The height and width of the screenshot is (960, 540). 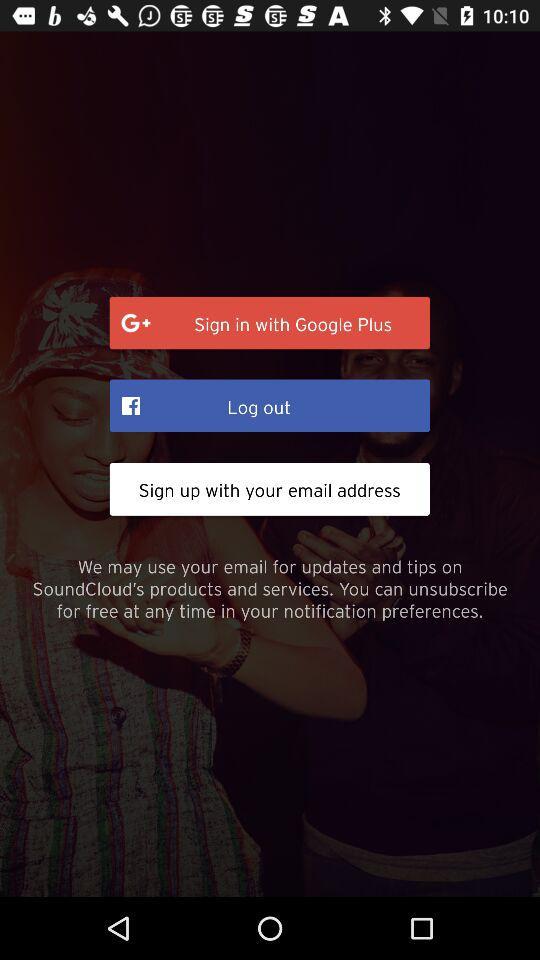 What do you see at coordinates (270, 404) in the screenshot?
I see `the log out` at bounding box center [270, 404].